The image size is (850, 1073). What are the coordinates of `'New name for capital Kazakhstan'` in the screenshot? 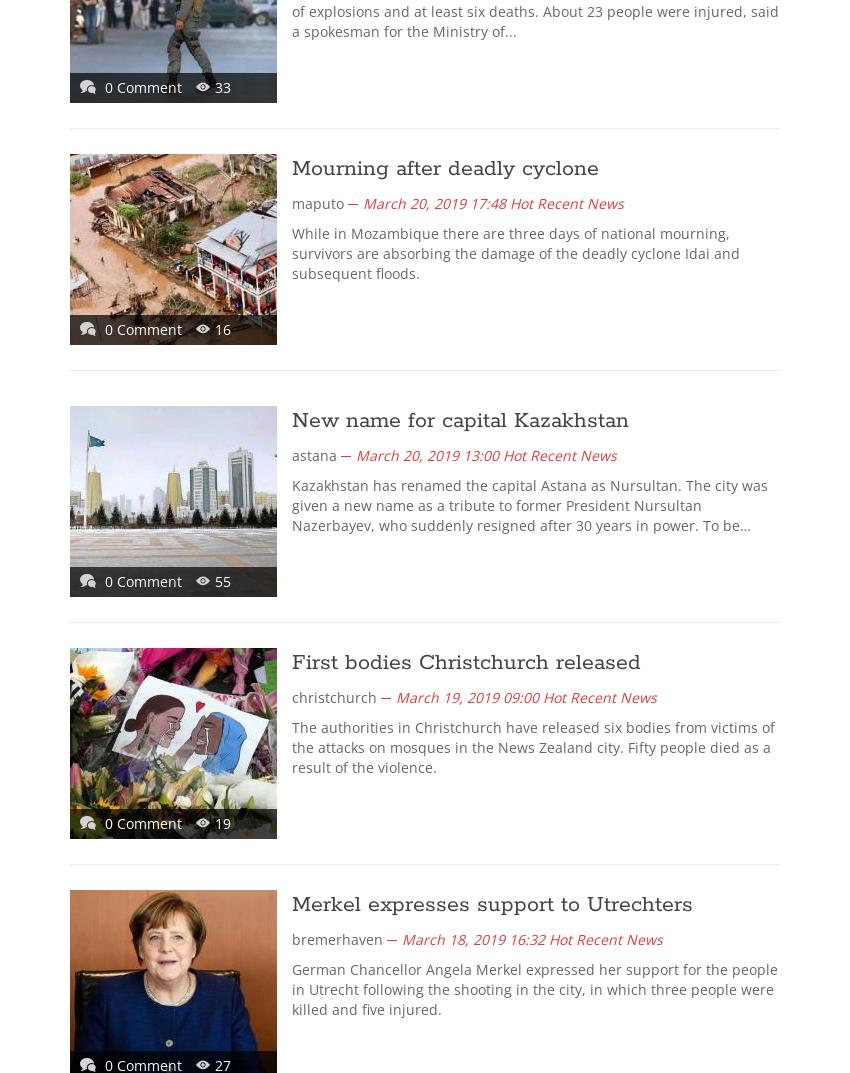 It's located at (459, 421).